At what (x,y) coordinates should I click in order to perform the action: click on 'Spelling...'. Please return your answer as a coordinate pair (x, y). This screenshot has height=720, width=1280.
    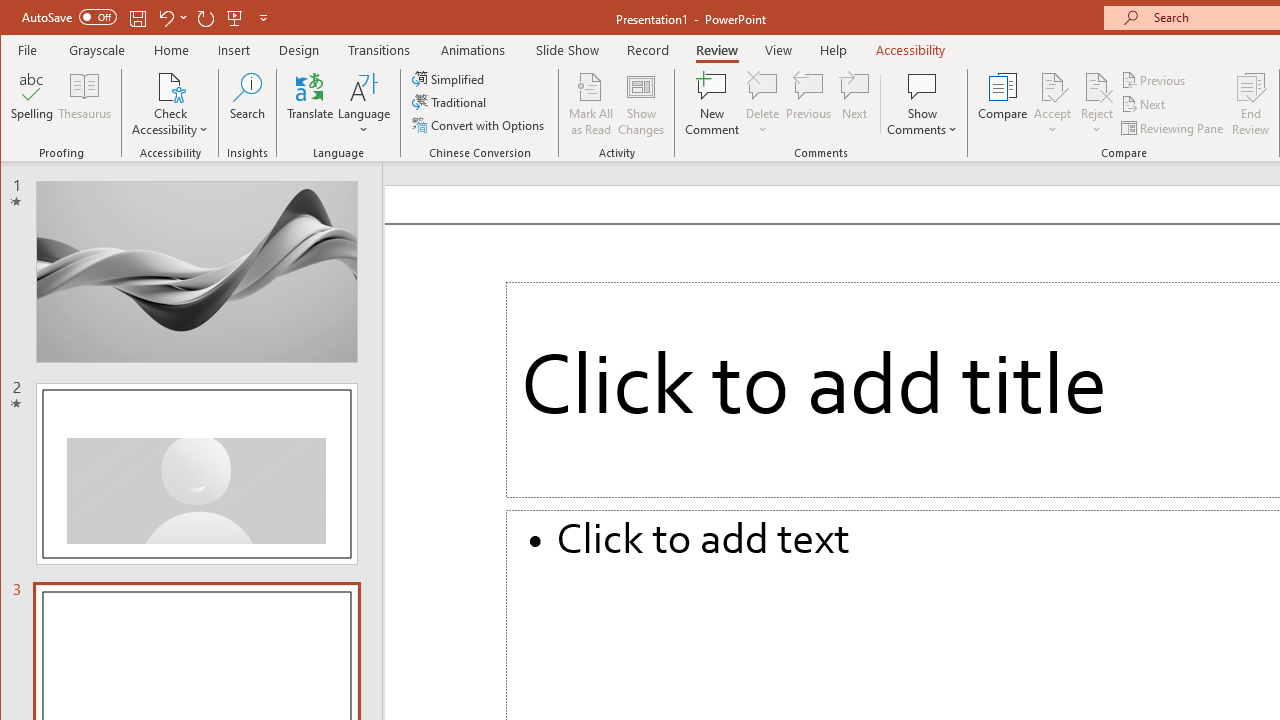
    Looking at the image, I should click on (32, 104).